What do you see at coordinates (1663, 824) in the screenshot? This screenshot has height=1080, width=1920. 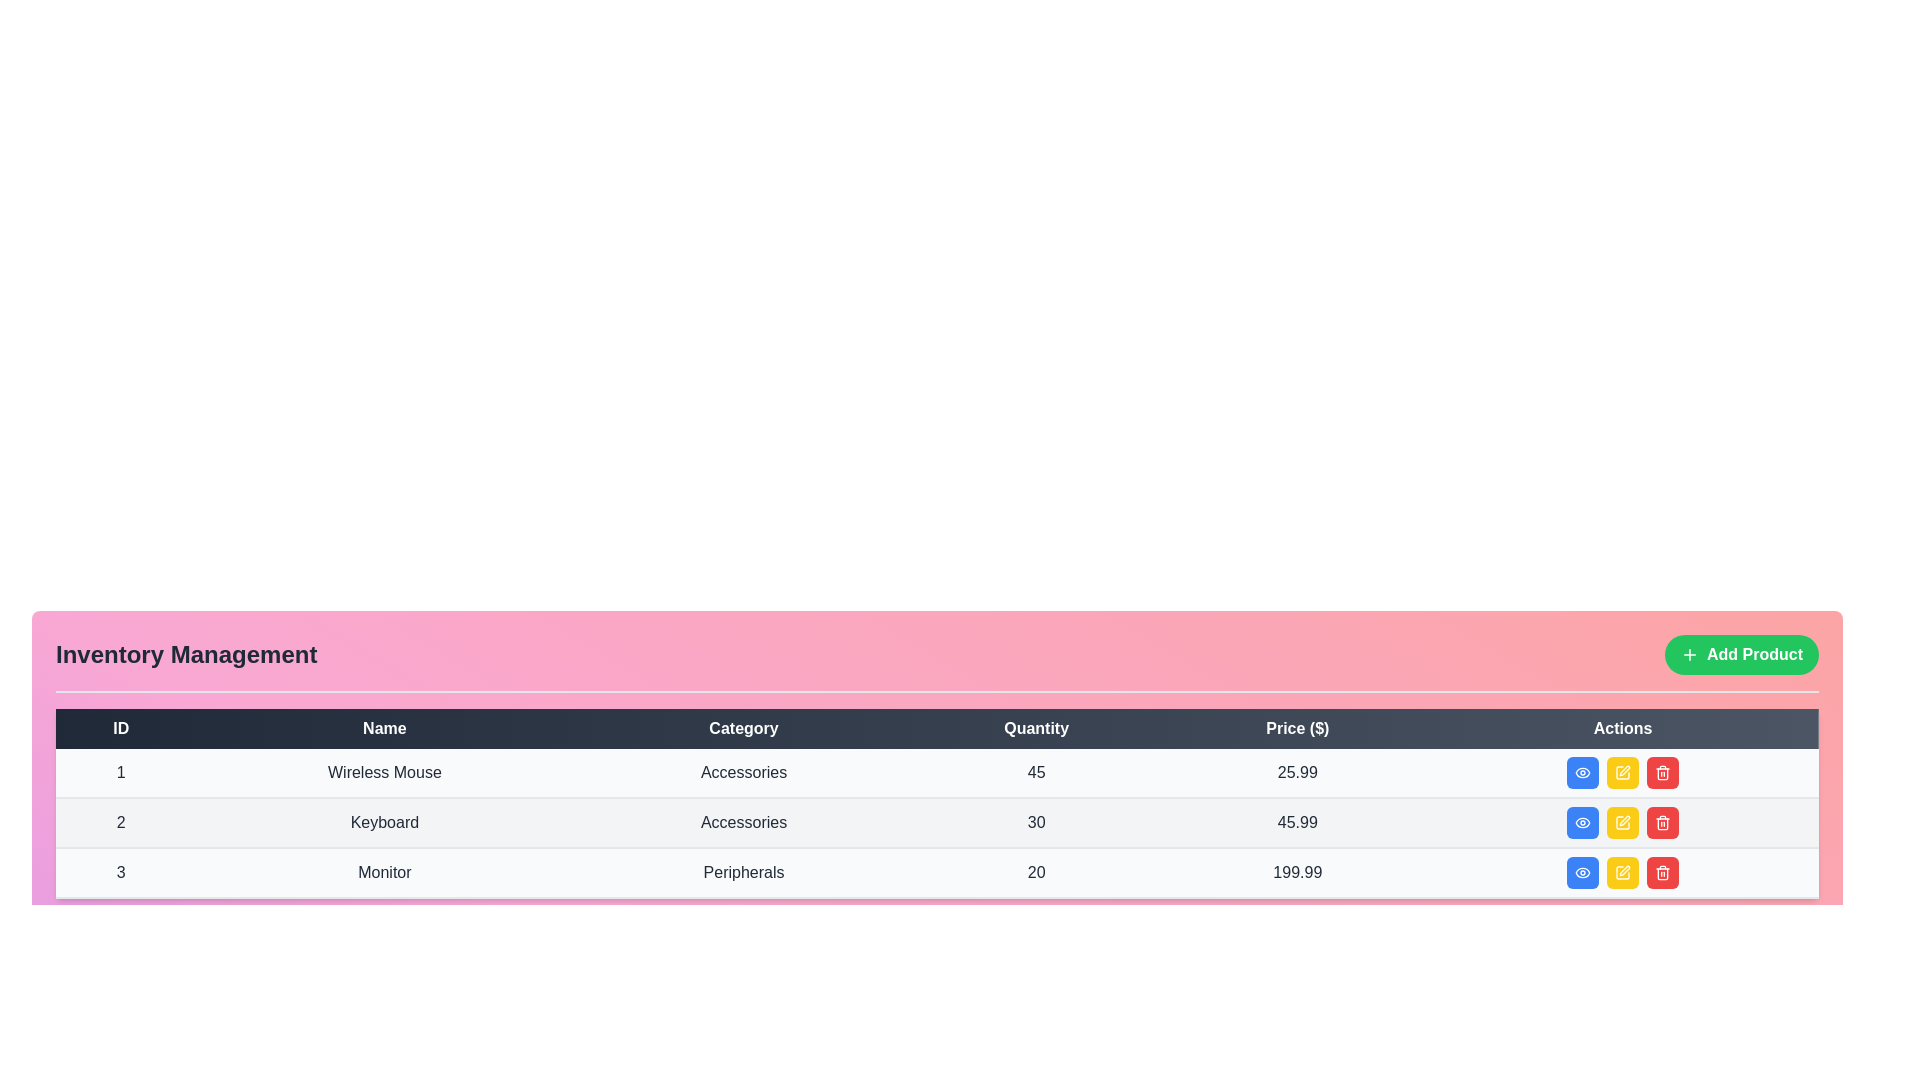 I see `the delete action icon in the third button group of the 'Actions' column for the 'Monitor' entry in the table` at bounding box center [1663, 824].